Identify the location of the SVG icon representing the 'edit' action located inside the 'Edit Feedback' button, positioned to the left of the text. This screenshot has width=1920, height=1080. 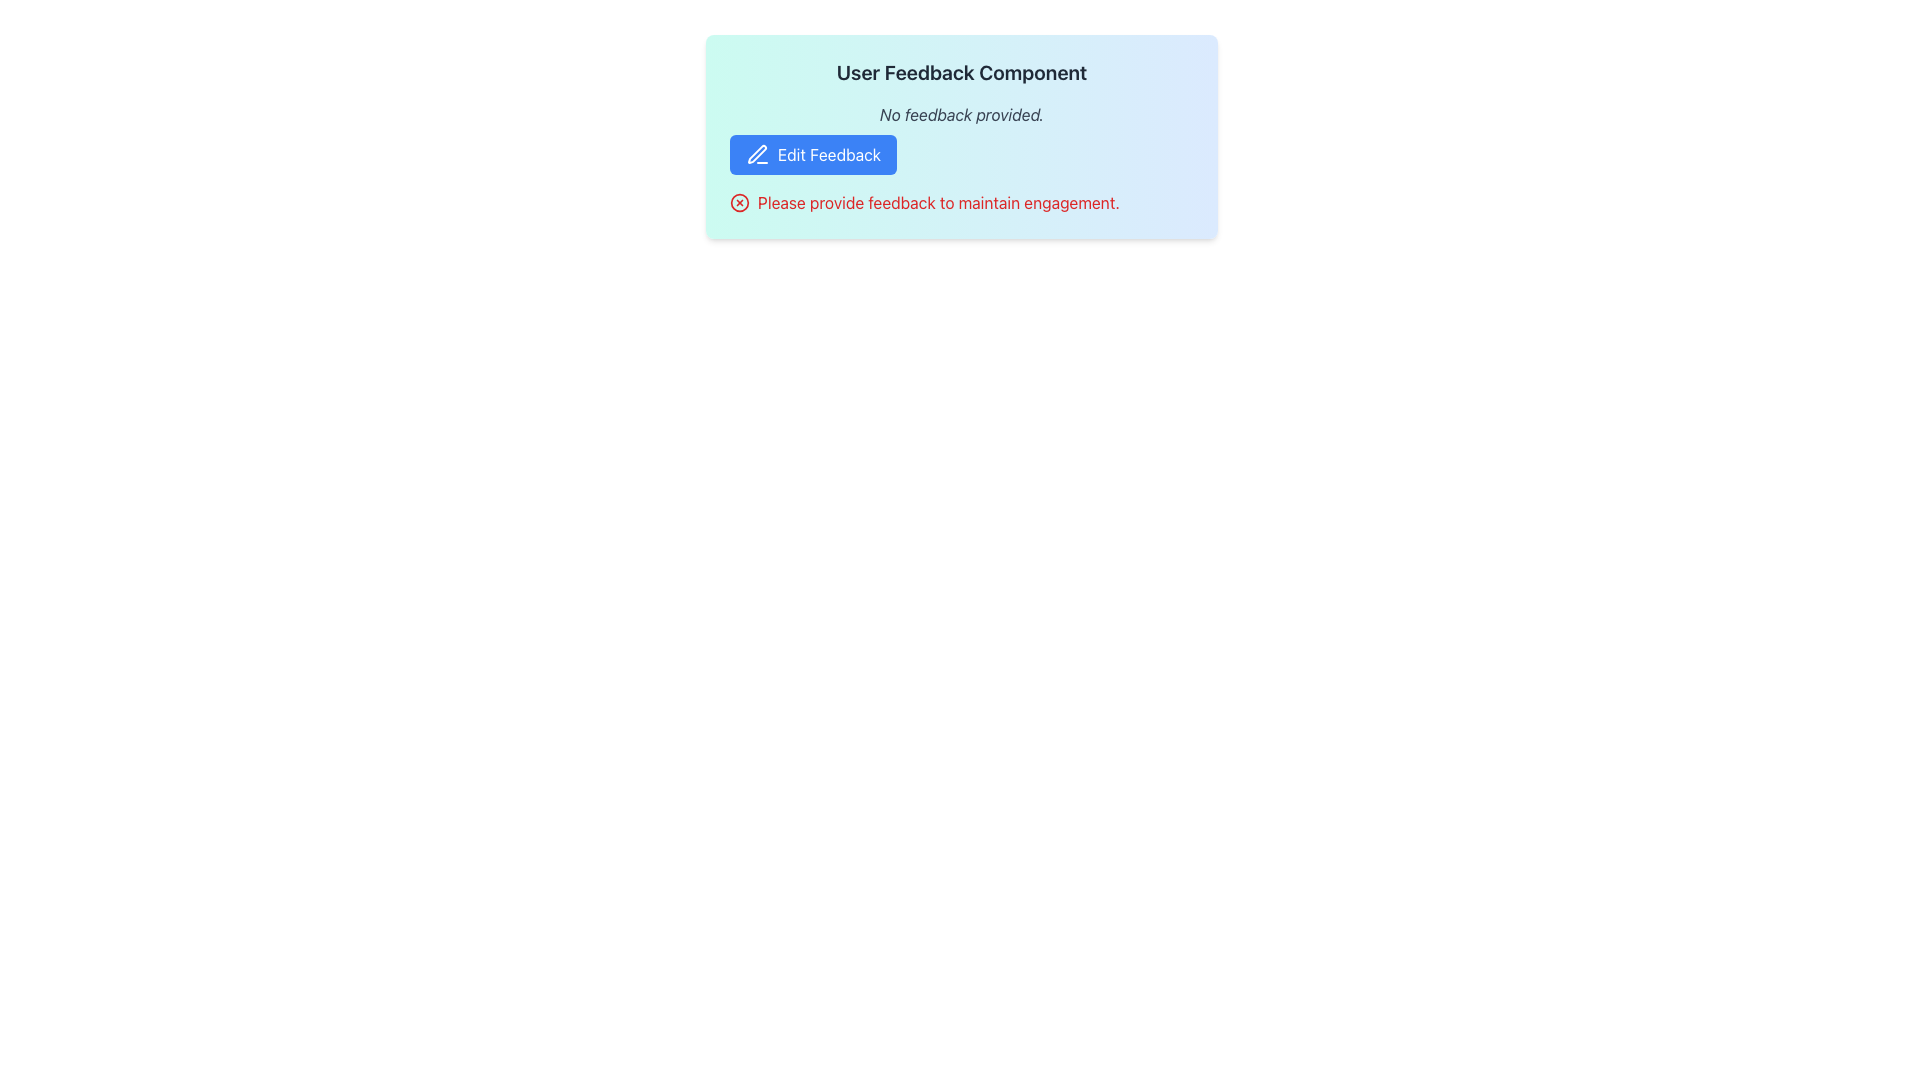
(757, 153).